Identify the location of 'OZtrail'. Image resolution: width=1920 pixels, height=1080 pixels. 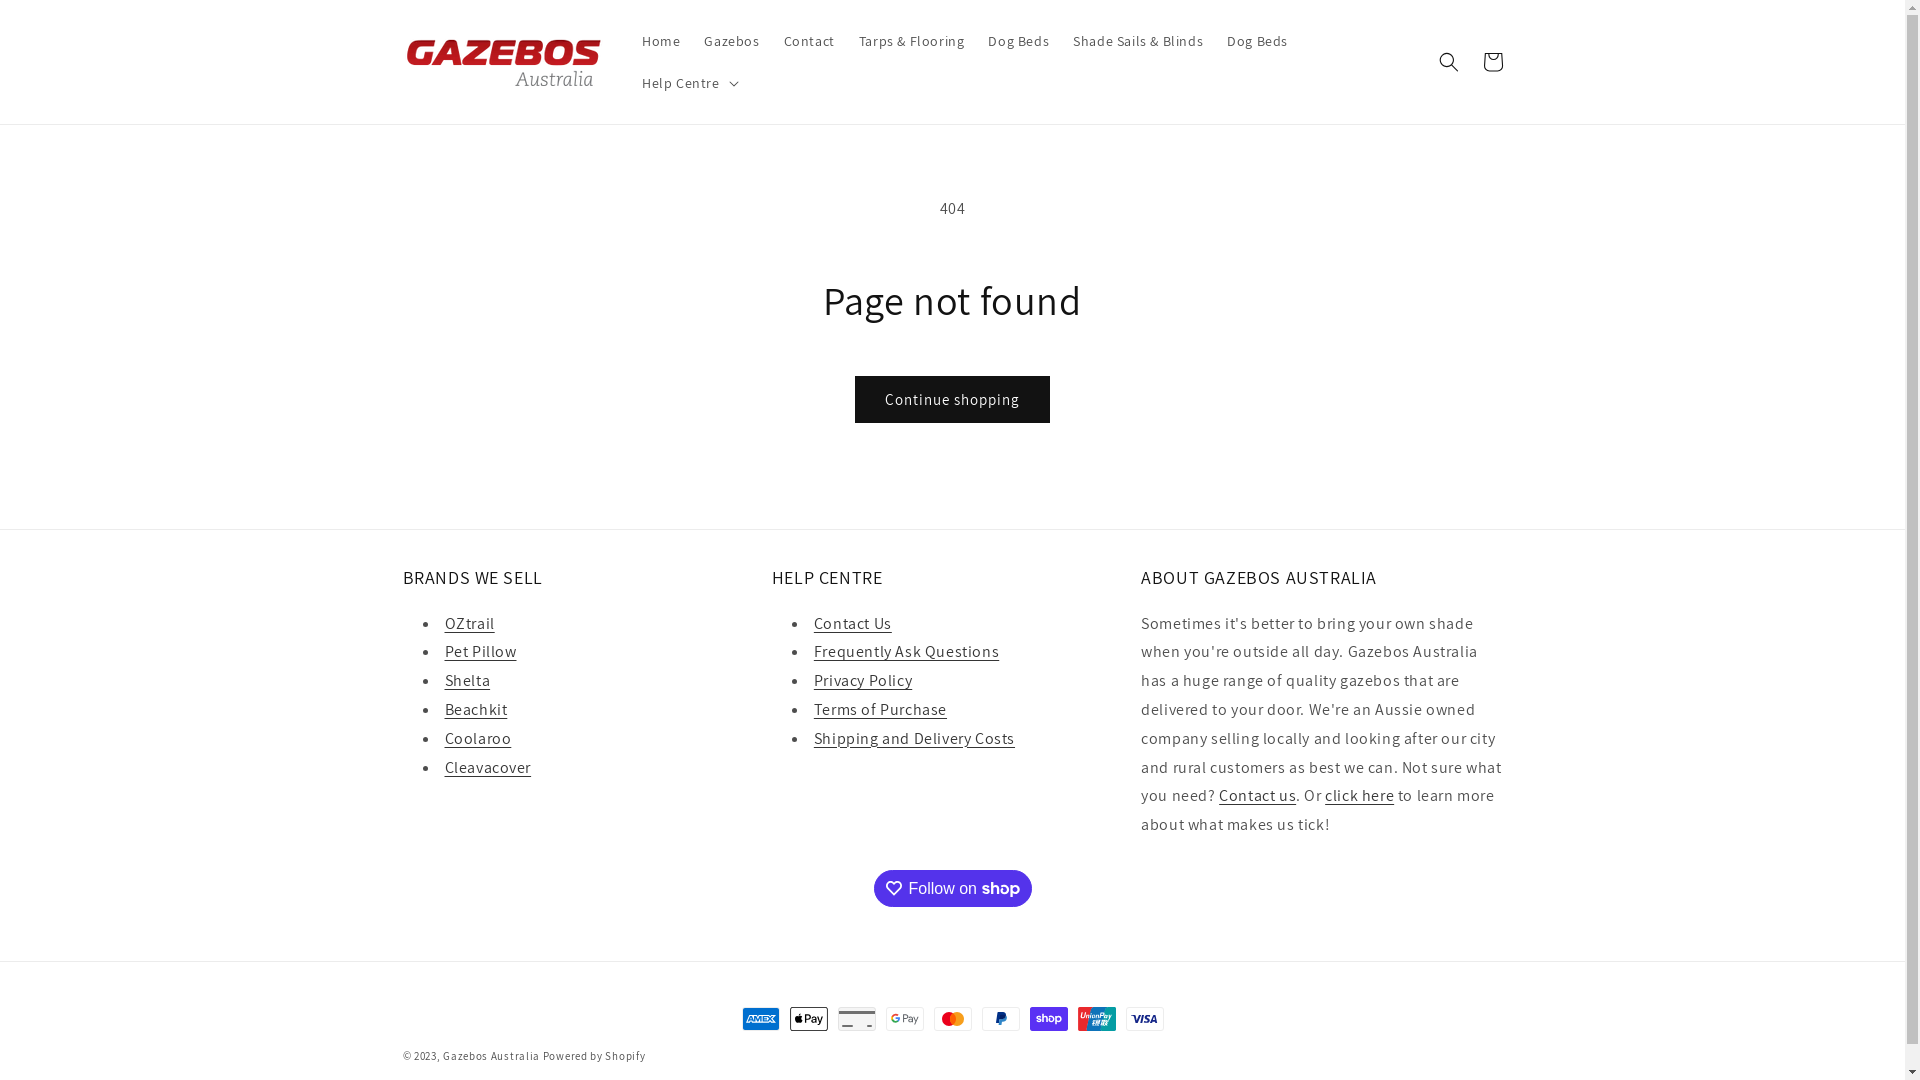
(468, 622).